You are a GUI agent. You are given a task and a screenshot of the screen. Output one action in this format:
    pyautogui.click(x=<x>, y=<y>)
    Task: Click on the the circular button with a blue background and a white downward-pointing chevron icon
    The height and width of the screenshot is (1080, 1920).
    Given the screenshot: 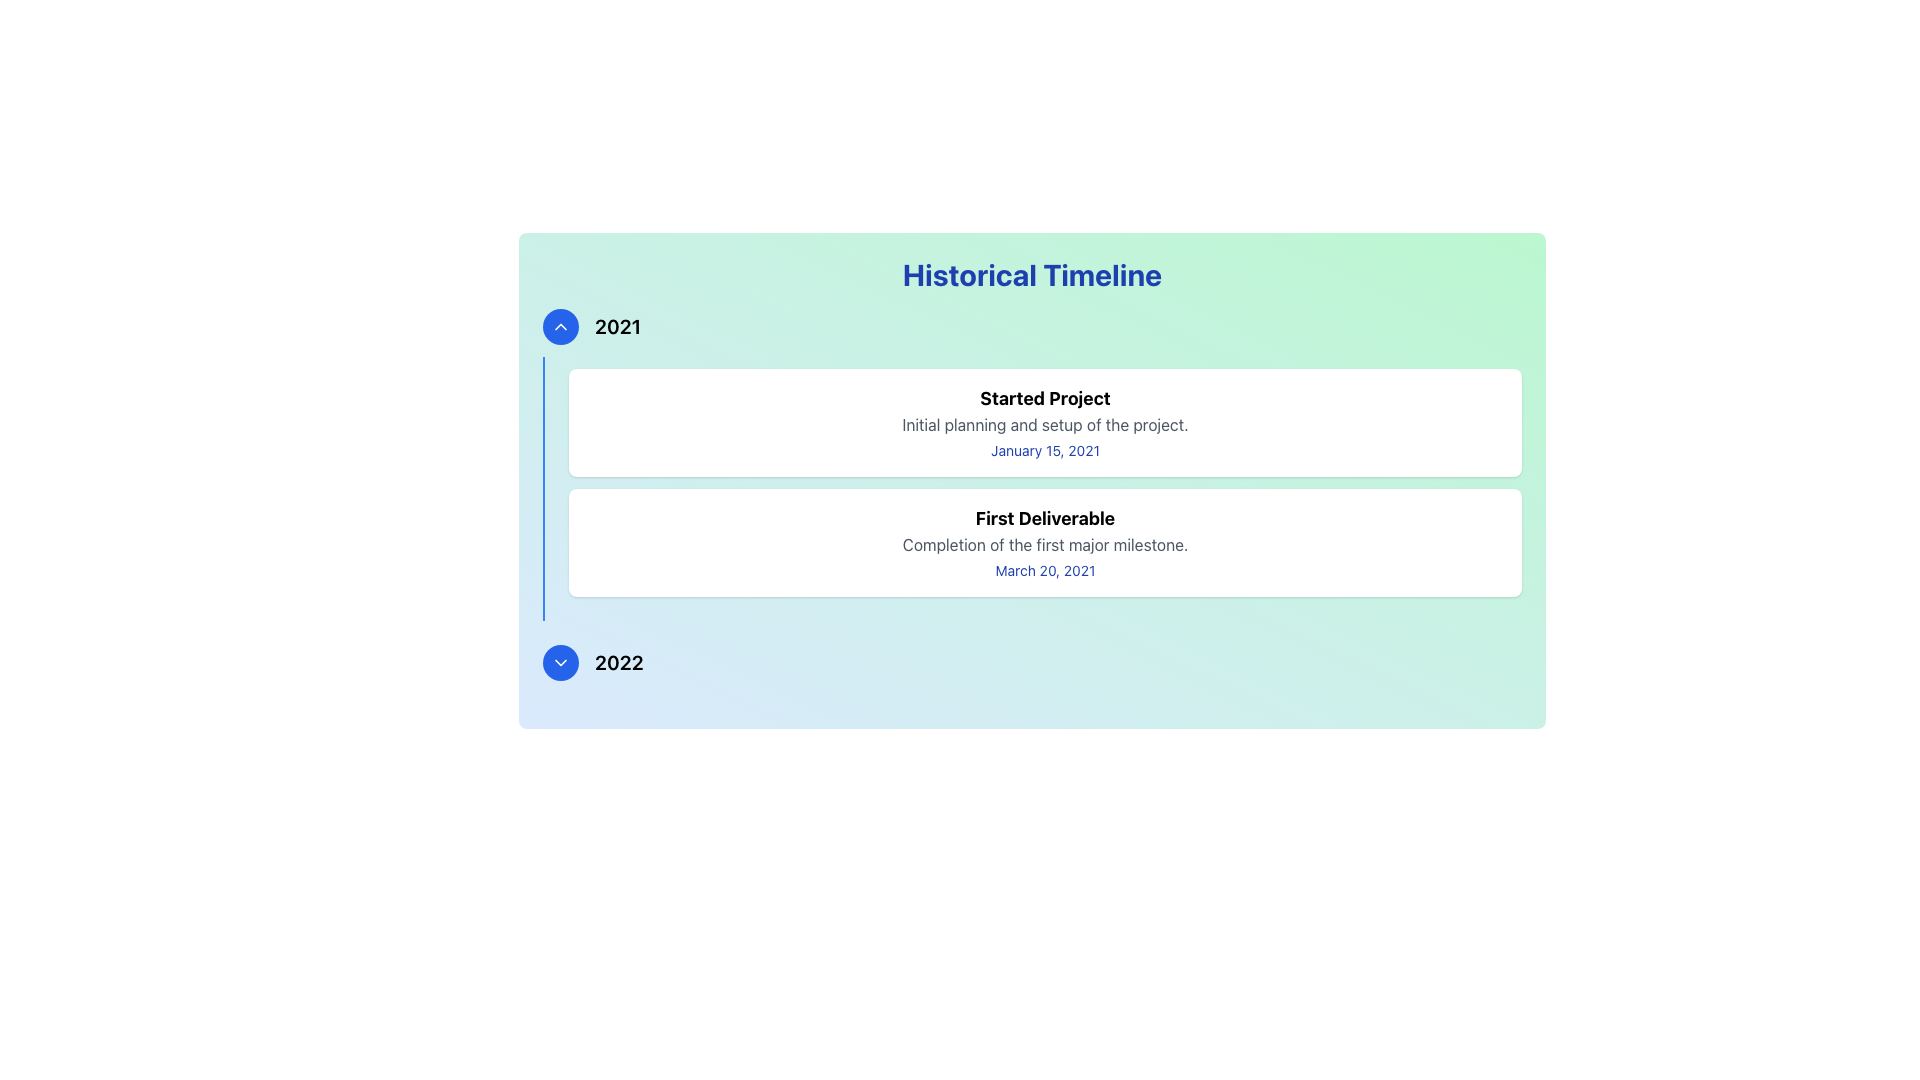 What is the action you would take?
    pyautogui.click(x=560, y=663)
    